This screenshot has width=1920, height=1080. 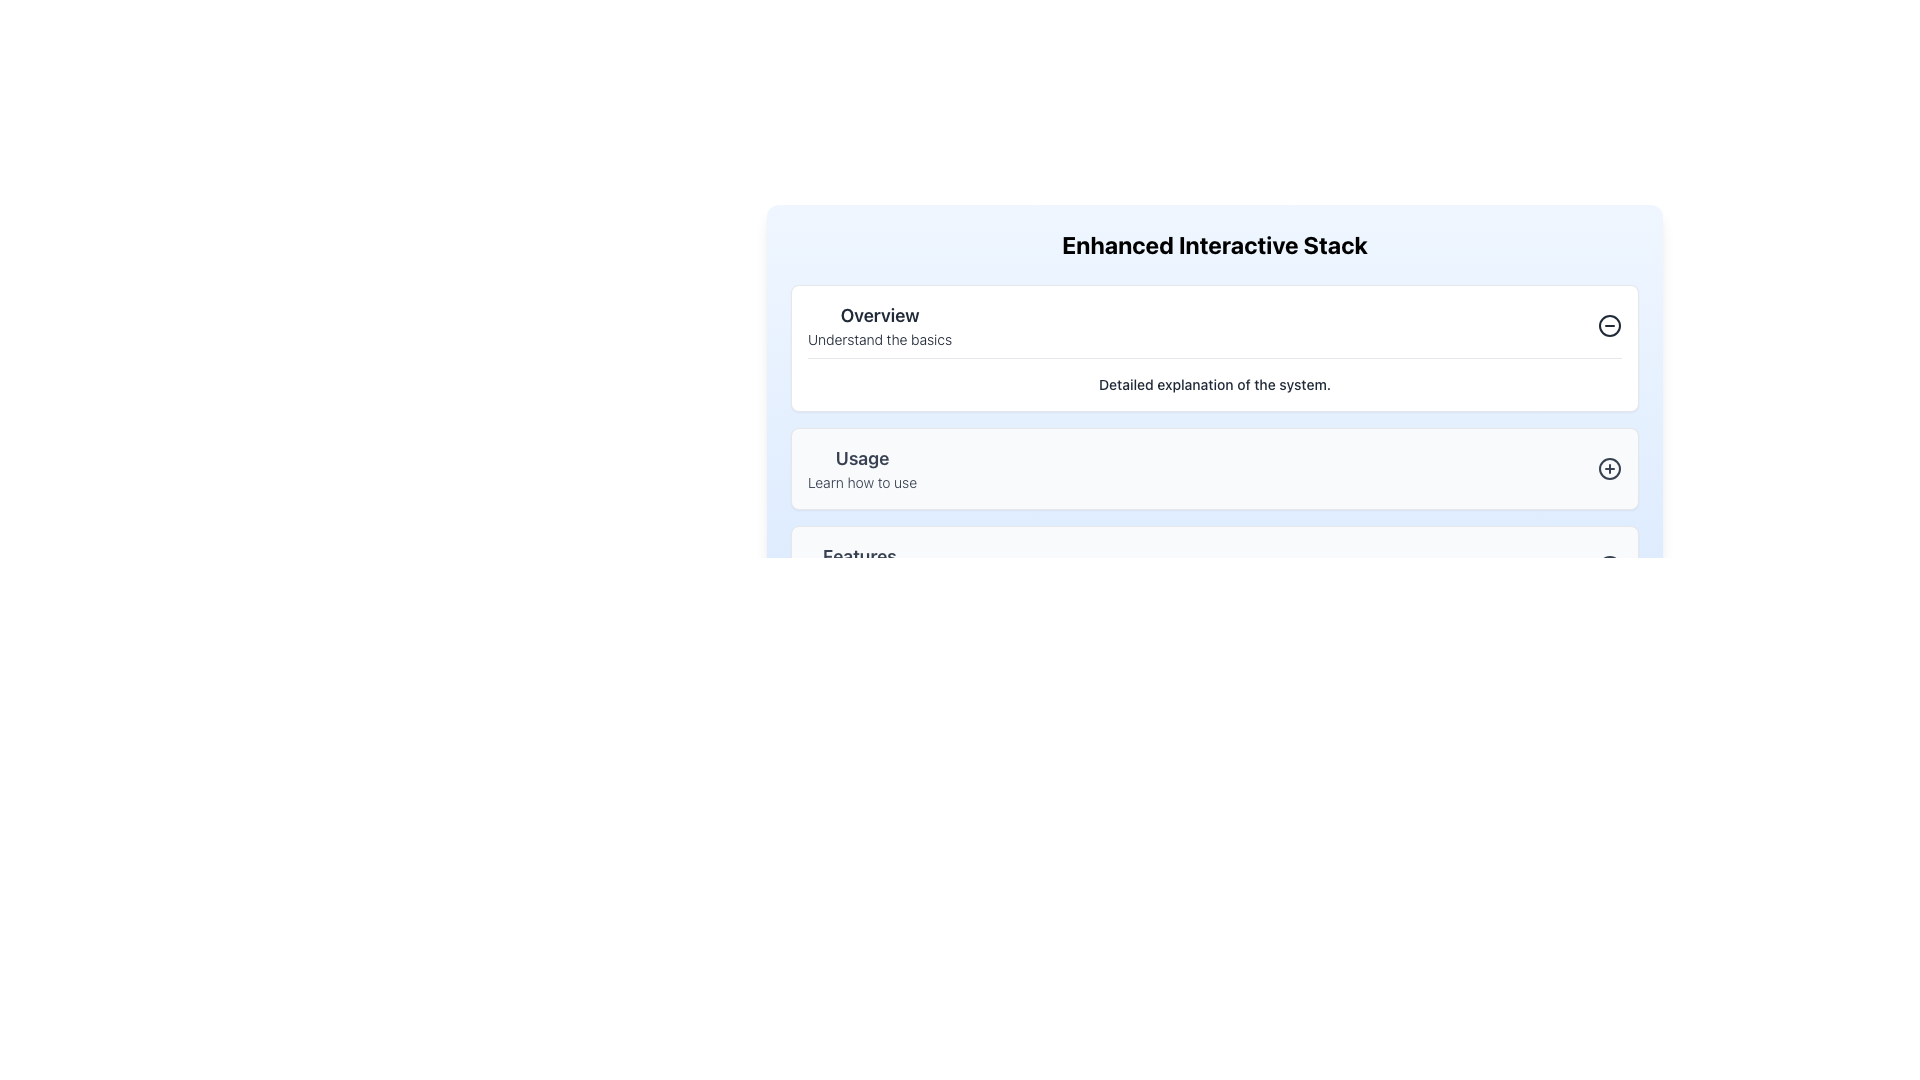 What do you see at coordinates (862, 459) in the screenshot?
I see `text label 'Usage', which is a large and bold font text aligned to the left, positioned between the 'Overview' section and the 'Learn how to use' text` at bounding box center [862, 459].